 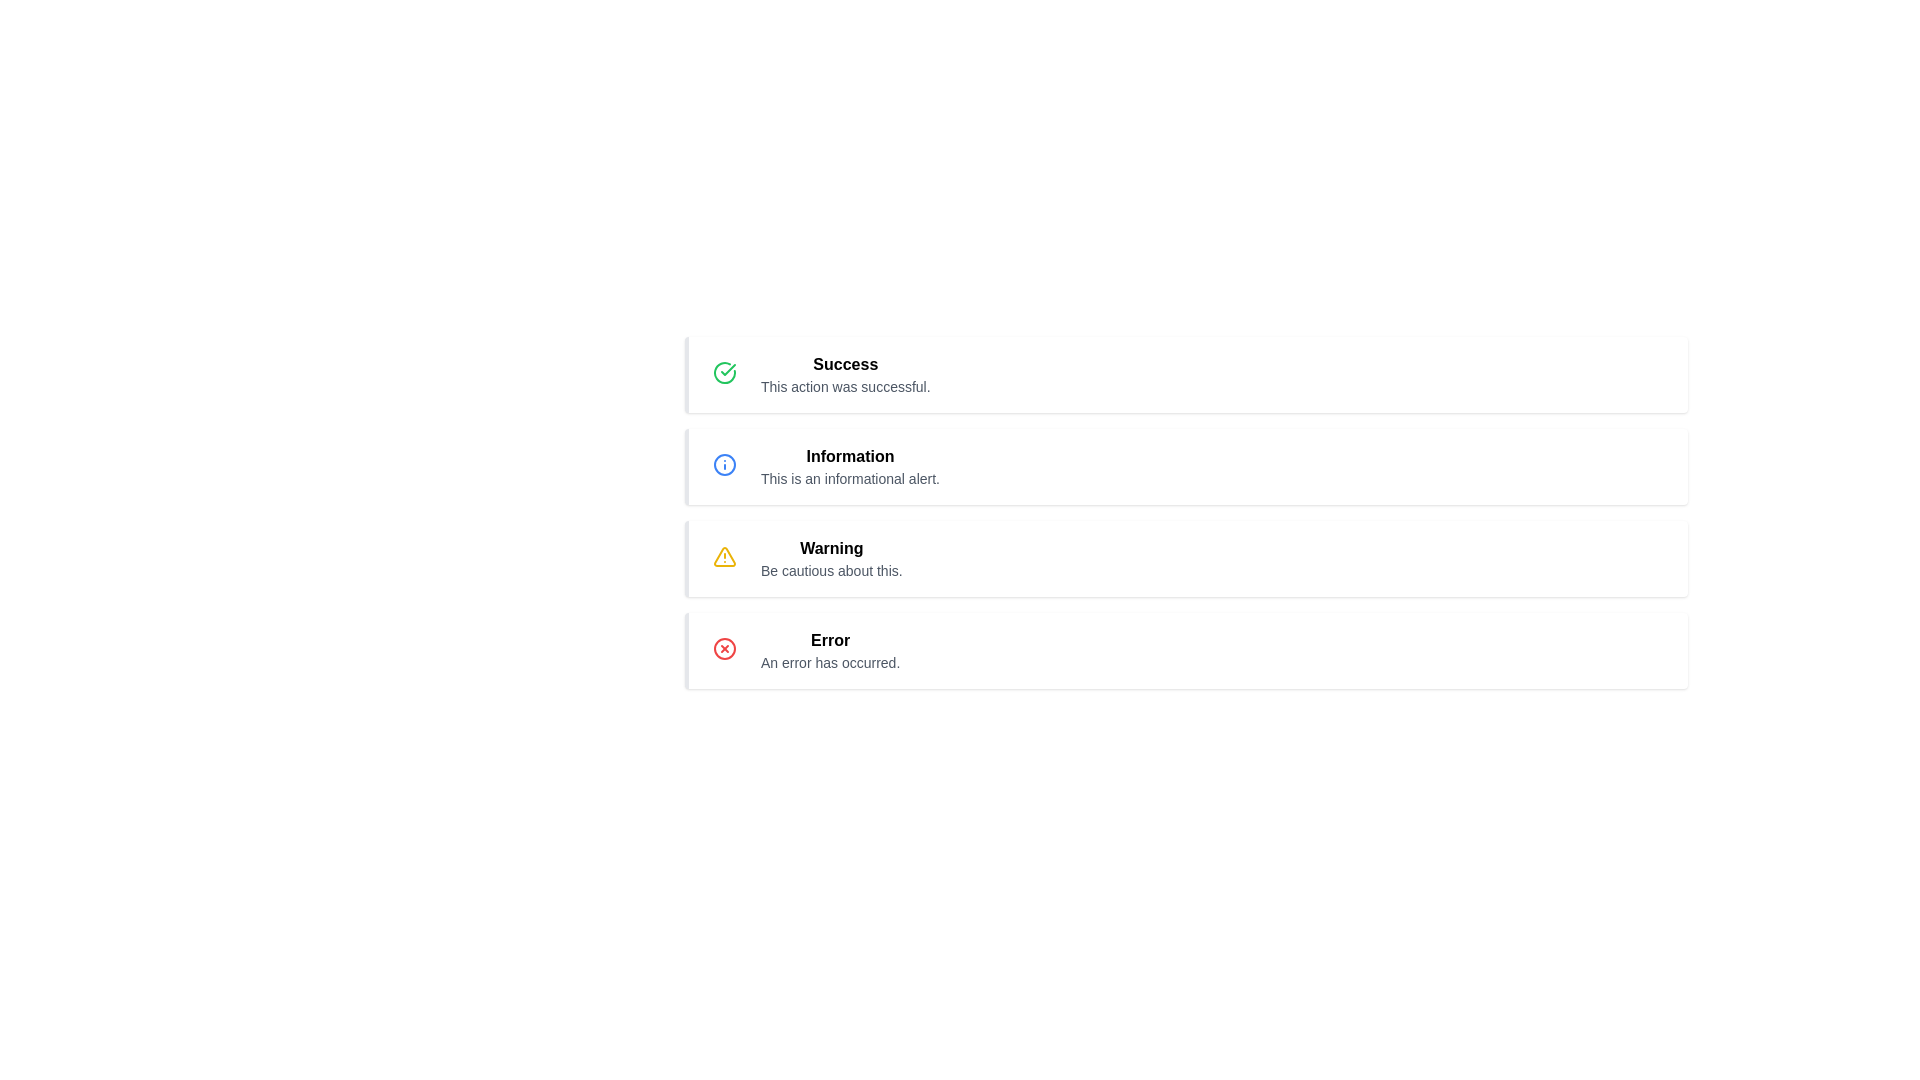 What do you see at coordinates (727, 370) in the screenshot?
I see `the green checkmark icon located in the first row of the list interface, which signifies a 'Success' status and is positioned to the left of the 'Success' text` at bounding box center [727, 370].